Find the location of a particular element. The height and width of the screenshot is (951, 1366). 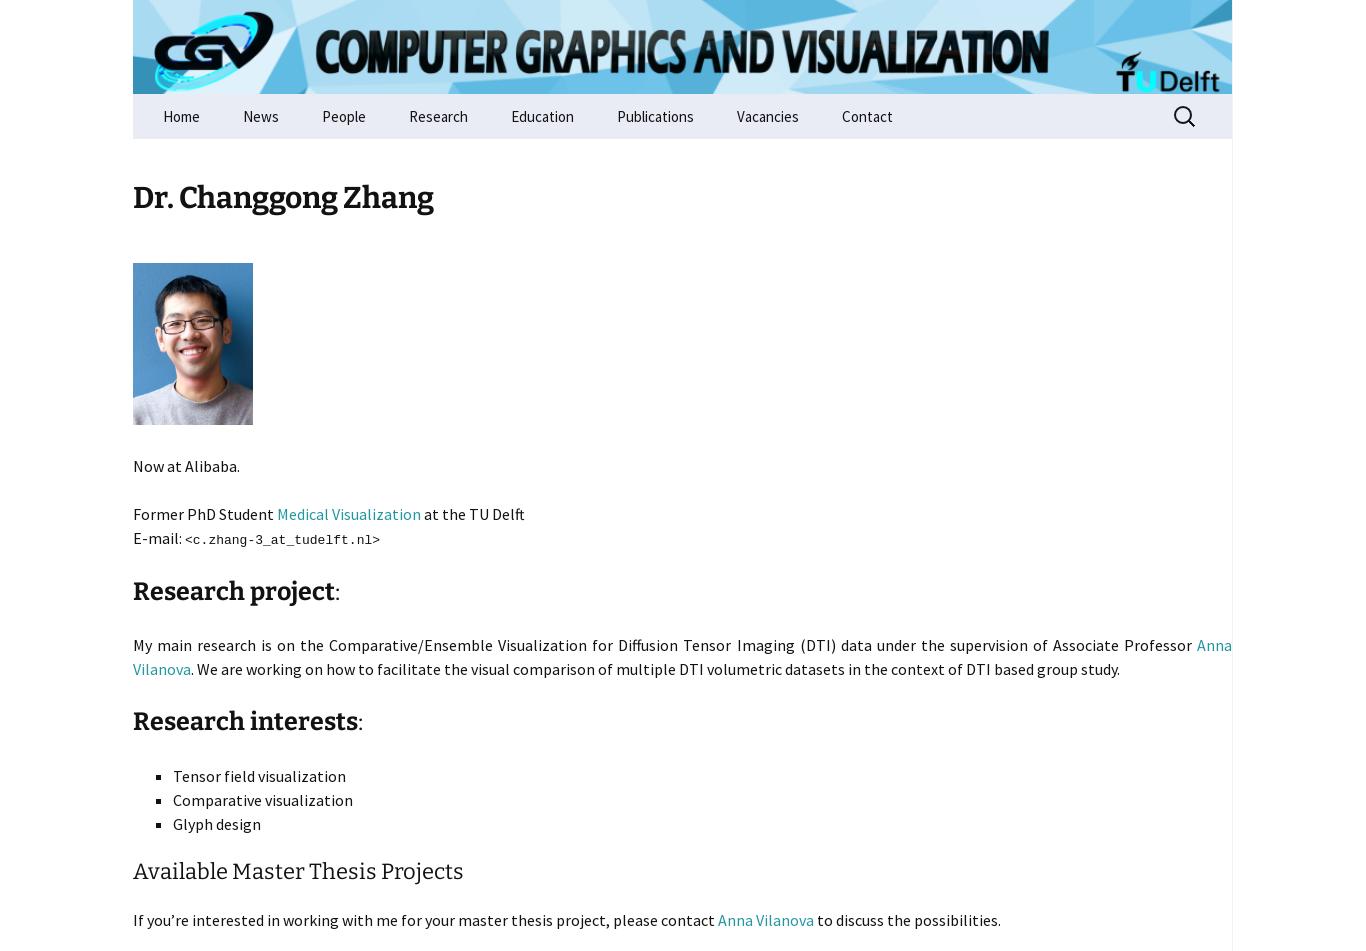

'Education' is located at coordinates (541, 116).